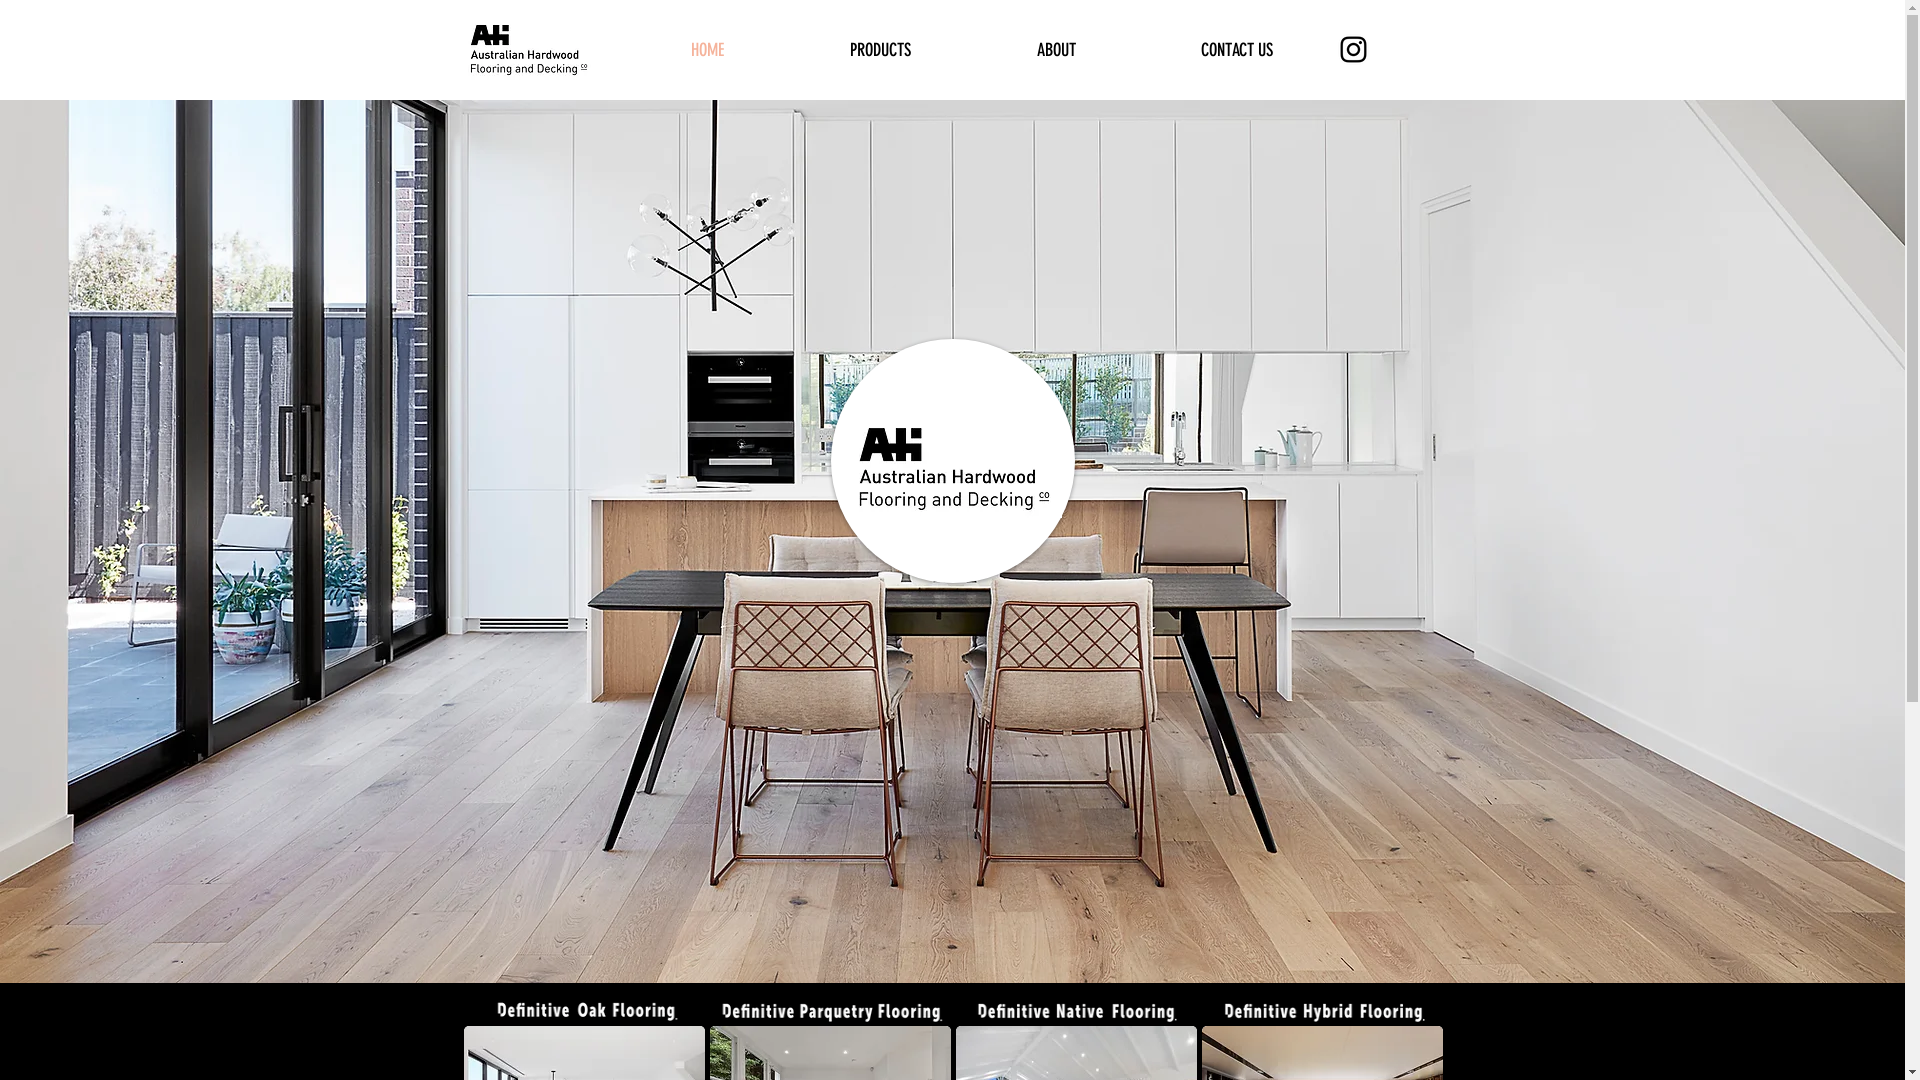  Describe the element at coordinates (627, 49) in the screenshot. I see `'HOME'` at that location.